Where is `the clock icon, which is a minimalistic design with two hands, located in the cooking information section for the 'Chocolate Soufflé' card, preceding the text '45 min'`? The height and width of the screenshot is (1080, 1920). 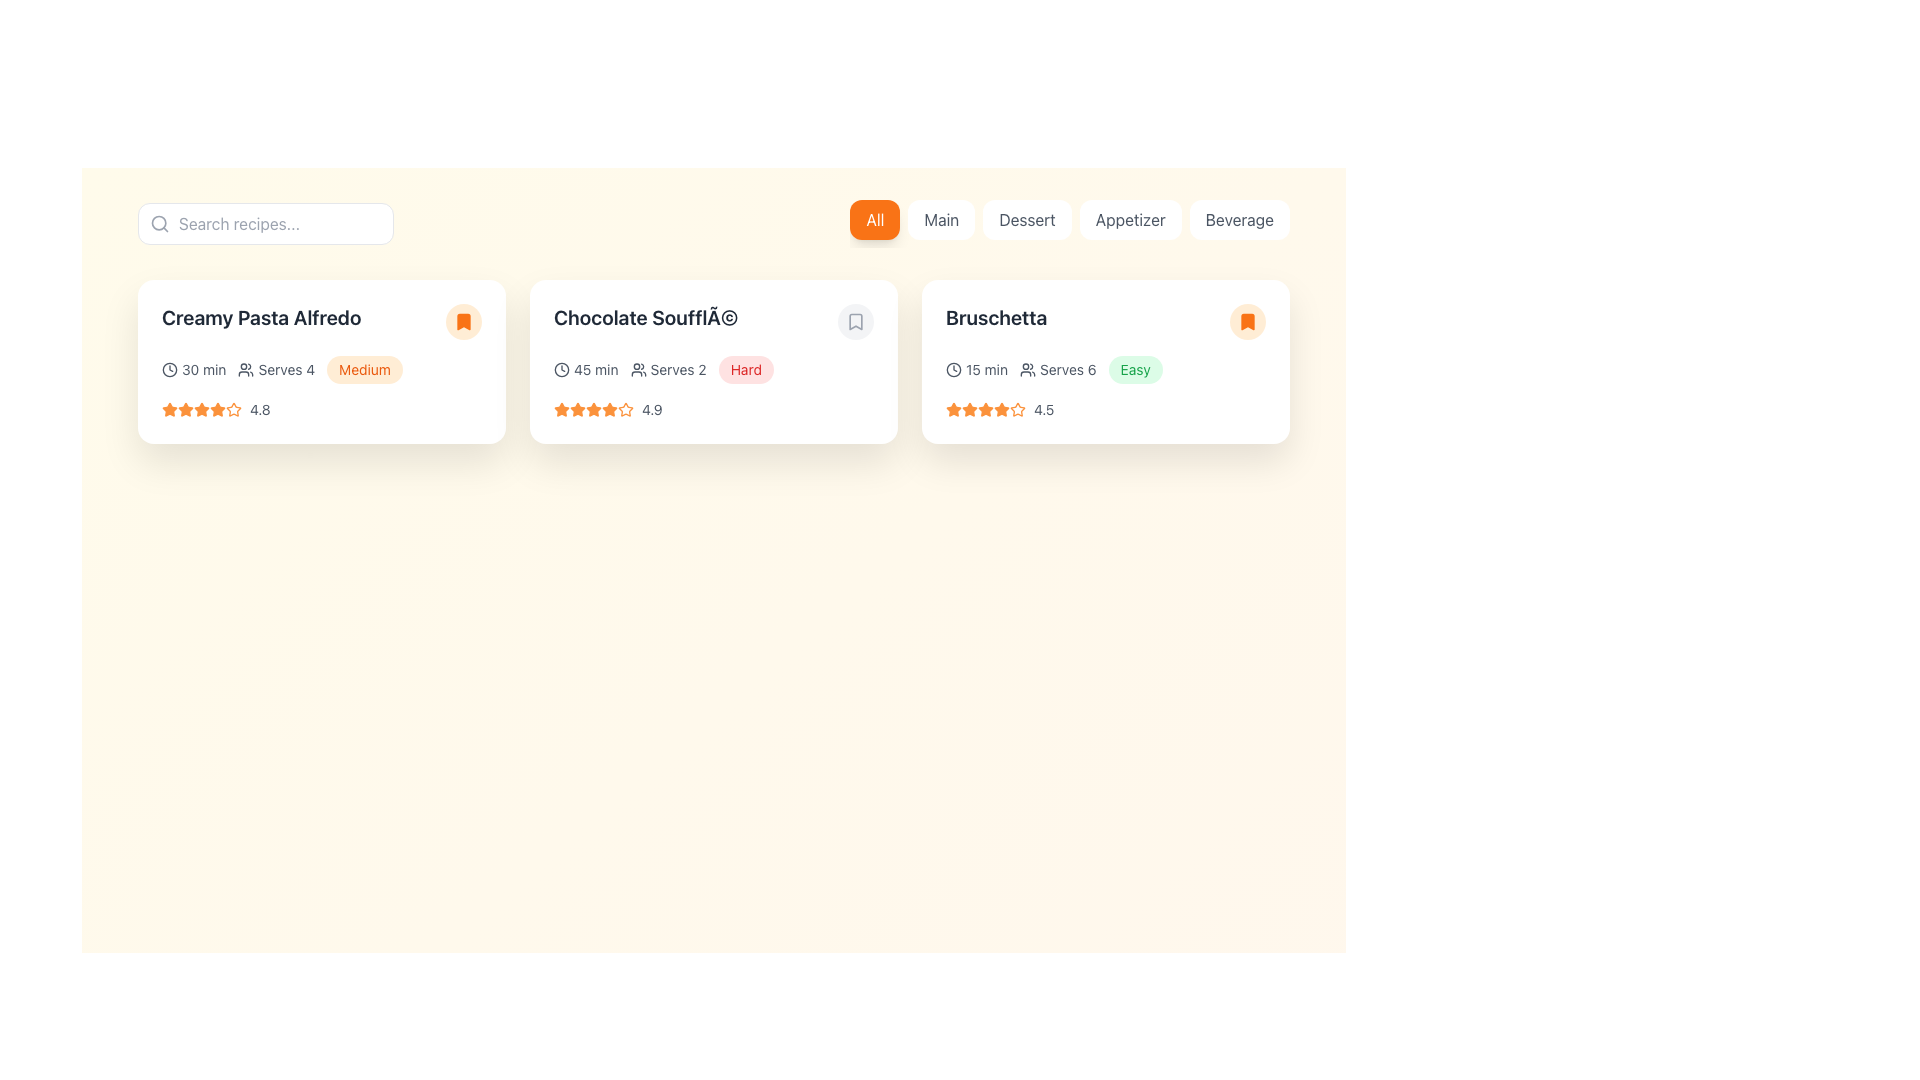
the clock icon, which is a minimalistic design with two hands, located in the cooking information section for the 'Chocolate Soufflé' card, preceding the text '45 min' is located at coordinates (560, 370).